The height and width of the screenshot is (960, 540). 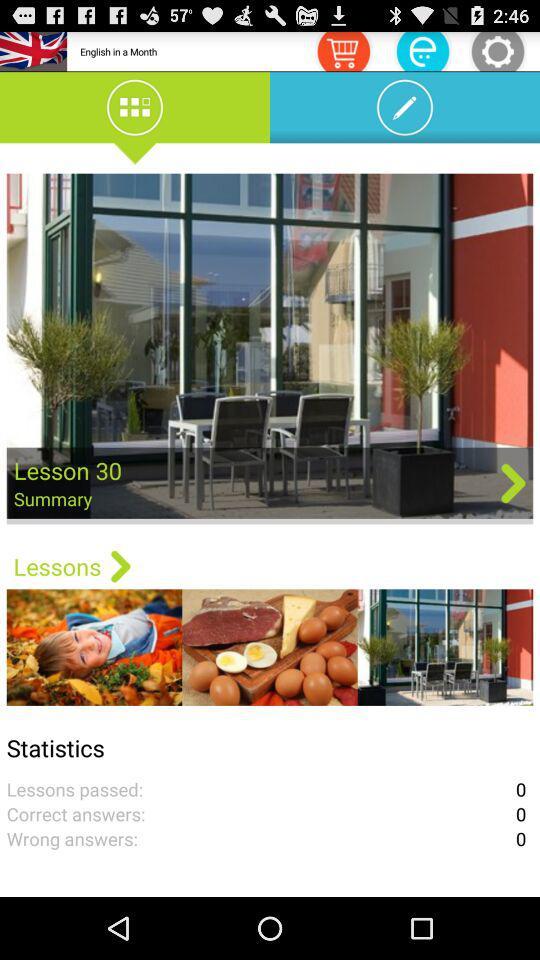 What do you see at coordinates (496, 50) in the screenshot?
I see `click the gear icon` at bounding box center [496, 50].